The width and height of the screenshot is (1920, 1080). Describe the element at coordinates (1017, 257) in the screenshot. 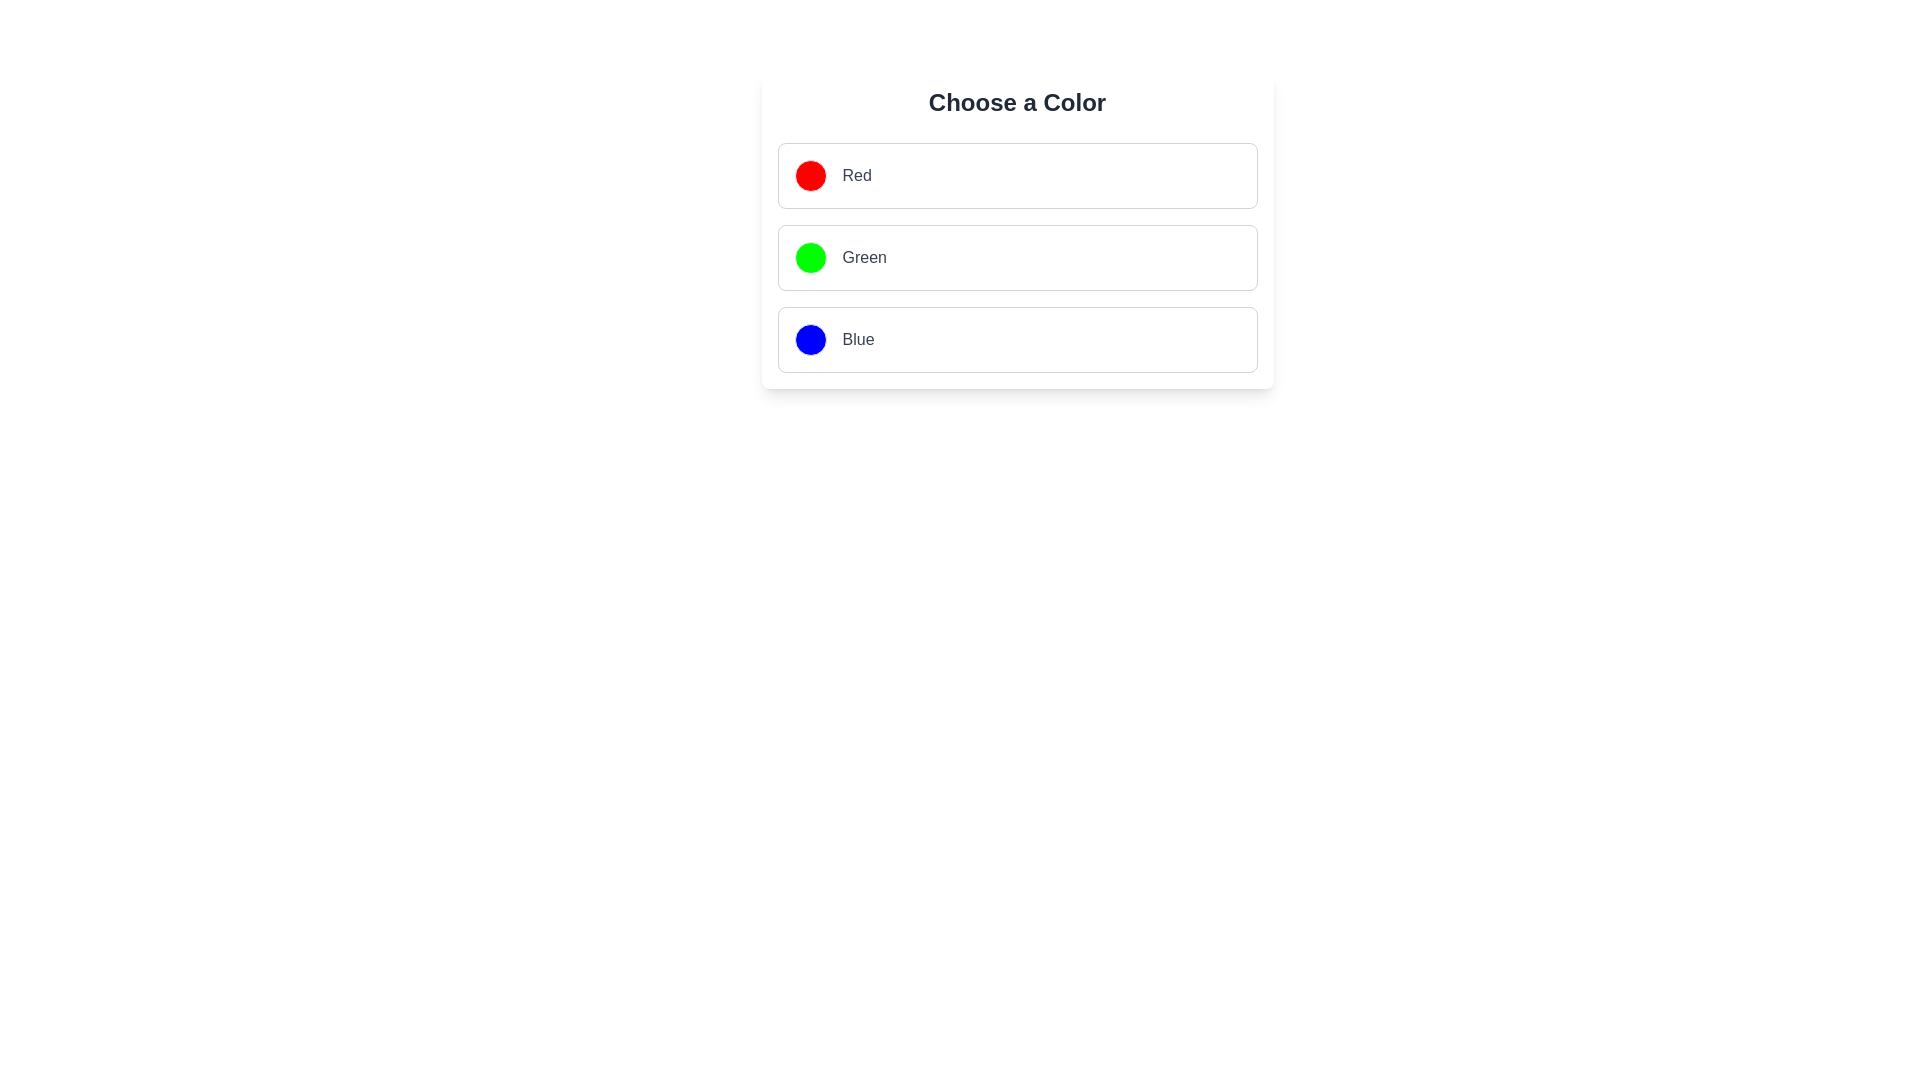

I see `the 'Green' radio button, which is the second option in a vertical group of radio buttons labeled 'Red' above and 'Blue' below` at that location.